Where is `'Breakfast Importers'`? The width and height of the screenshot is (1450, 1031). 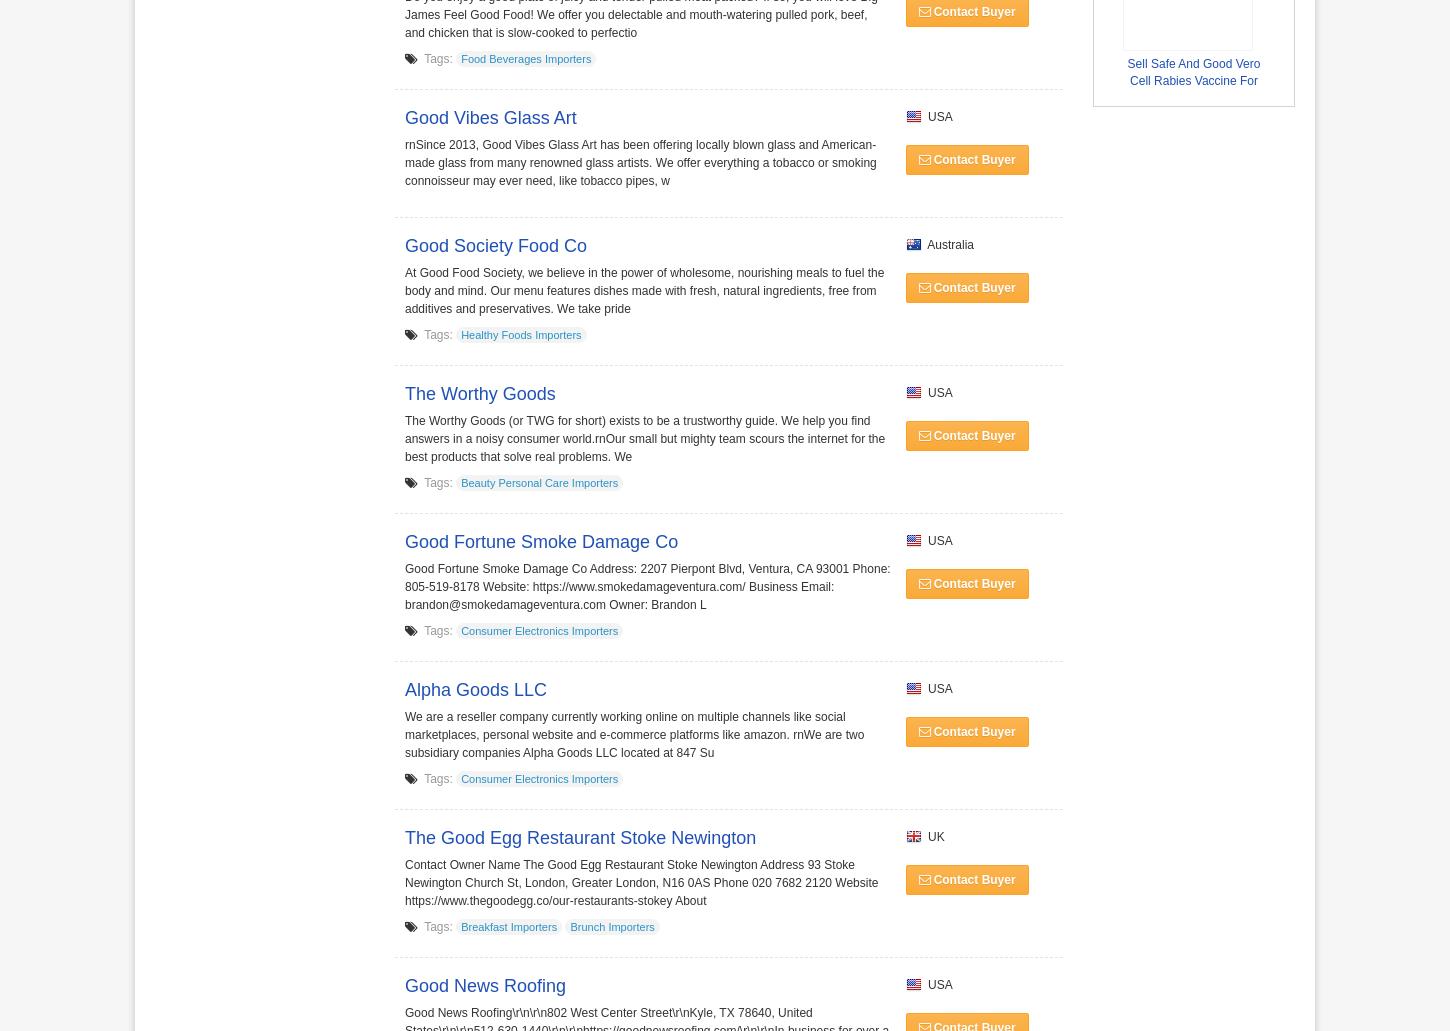 'Breakfast Importers' is located at coordinates (459, 926).